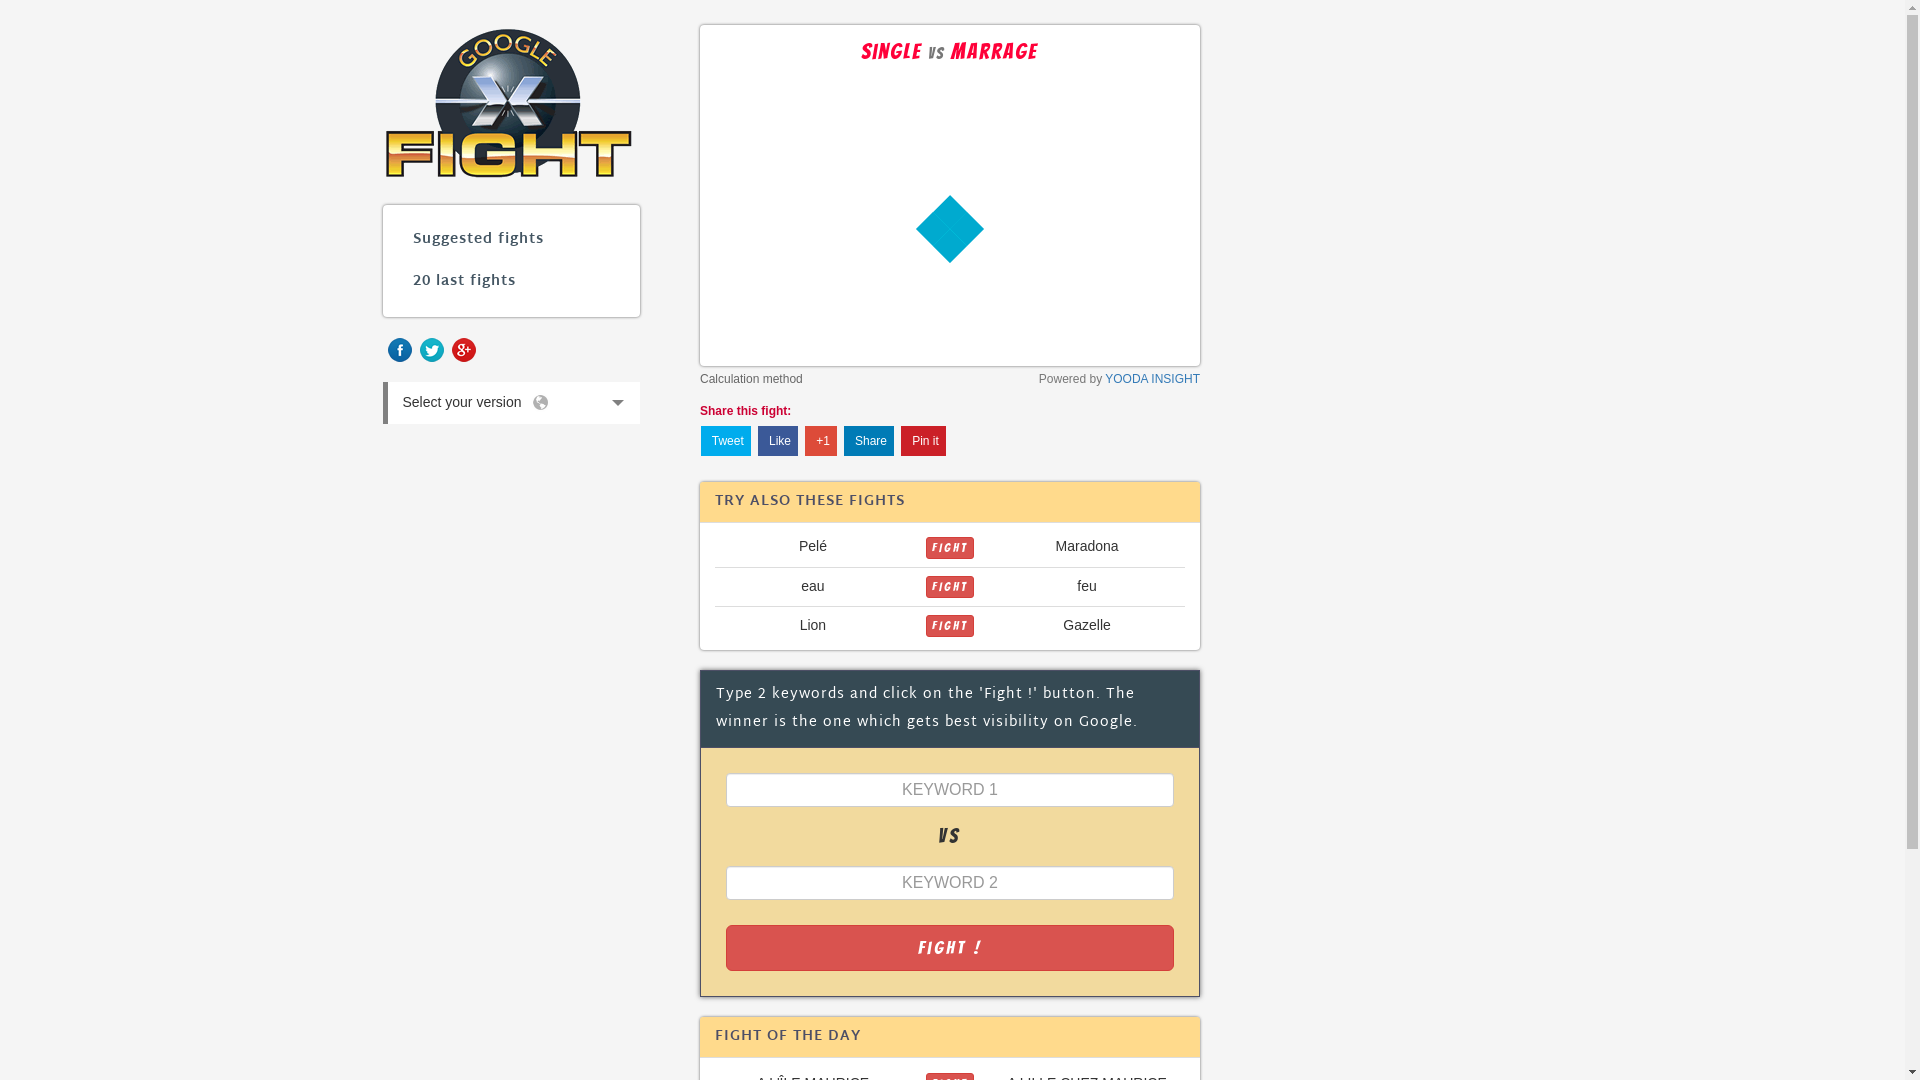 The width and height of the screenshot is (1920, 1080). Describe the element at coordinates (776, 439) in the screenshot. I see `'Like'` at that location.